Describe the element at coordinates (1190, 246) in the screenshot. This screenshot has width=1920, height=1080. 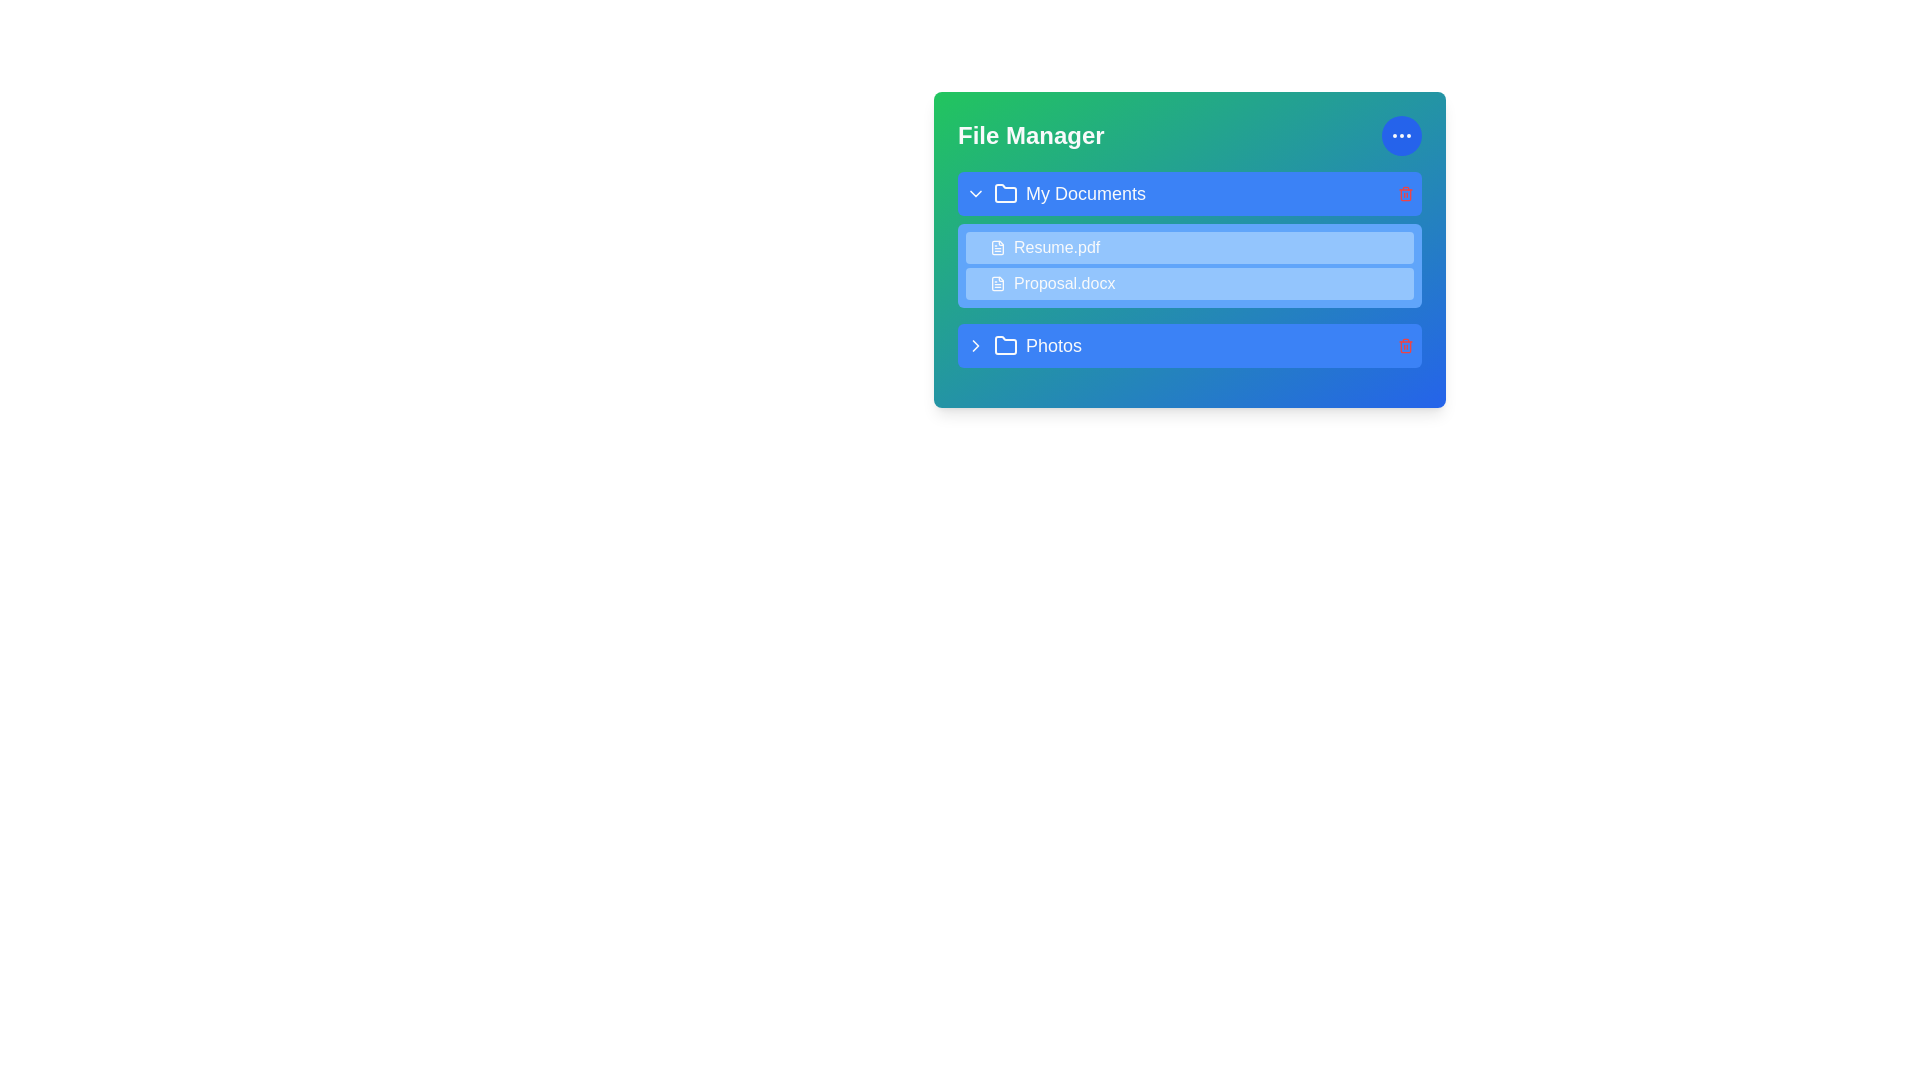
I see `the list item representing the file 'Resume.pdf'` at that location.